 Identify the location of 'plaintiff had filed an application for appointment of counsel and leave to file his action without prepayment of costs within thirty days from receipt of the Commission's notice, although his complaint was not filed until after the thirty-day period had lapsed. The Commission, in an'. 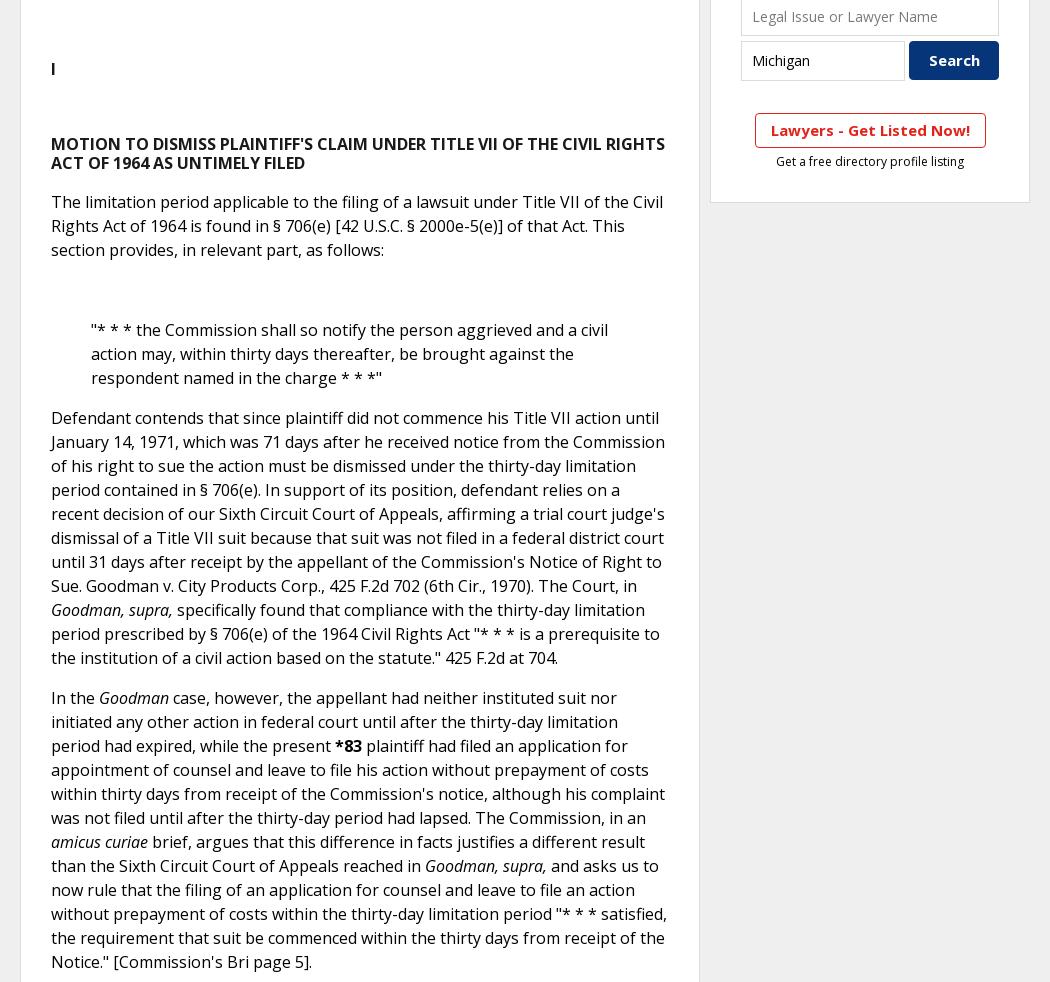
(357, 780).